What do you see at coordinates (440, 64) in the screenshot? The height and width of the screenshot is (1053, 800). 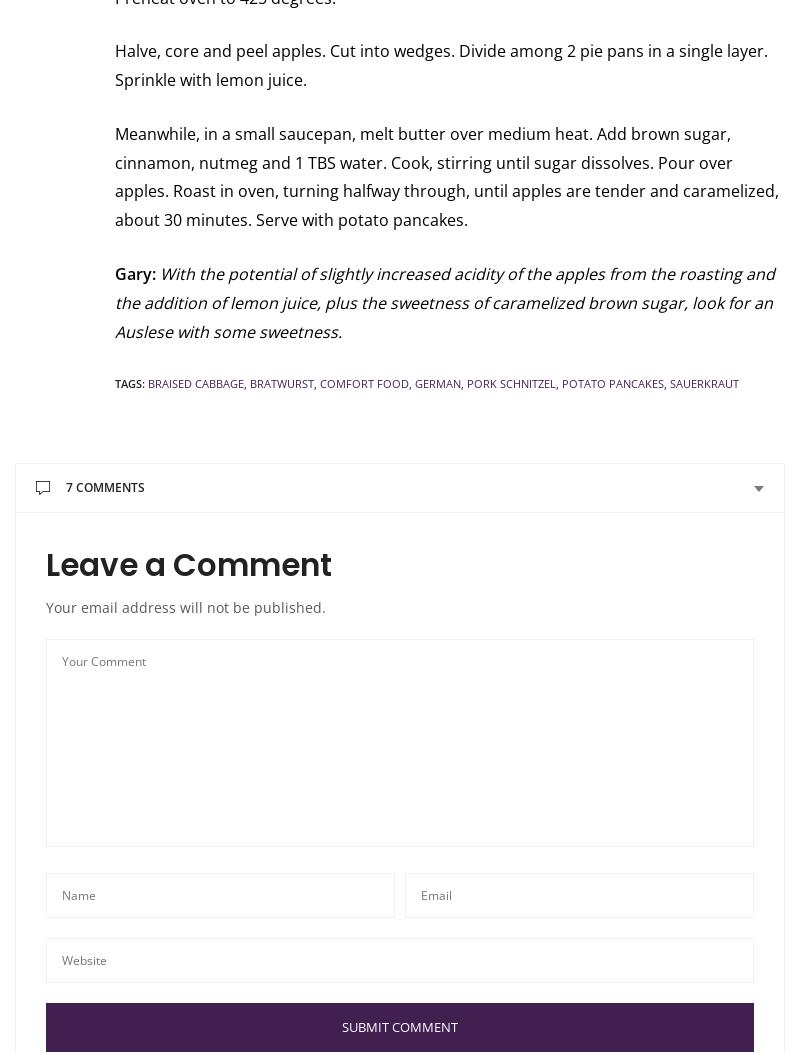 I see `'Halve, core and peel apples. Cut into wedges. Divide among 2 pie pans in a single layer. Sprinkle with lemon juice.'` at bounding box center [440, 64].